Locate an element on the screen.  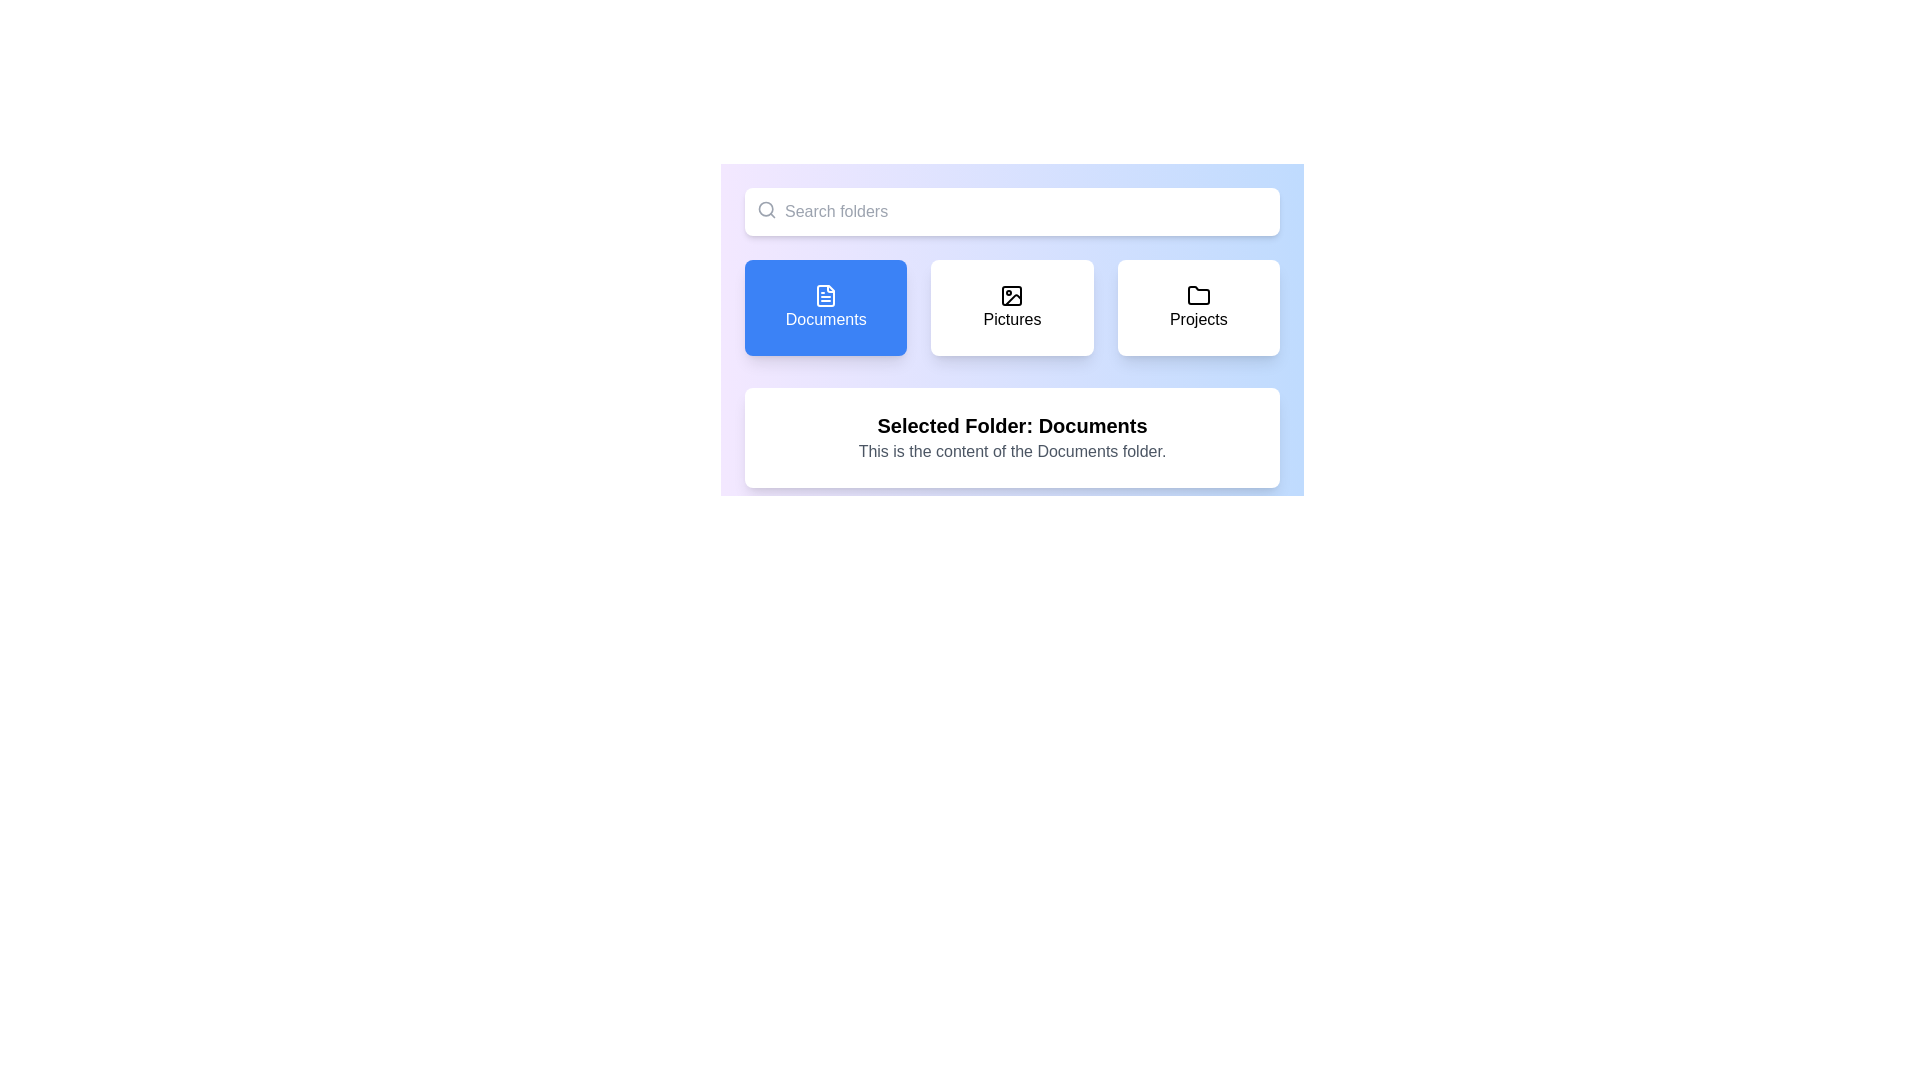
label 'Documents' located at the bottom-center of the blue button with rounded edges in the top-left corner of the grid layout is located at coordinates (826, 319).